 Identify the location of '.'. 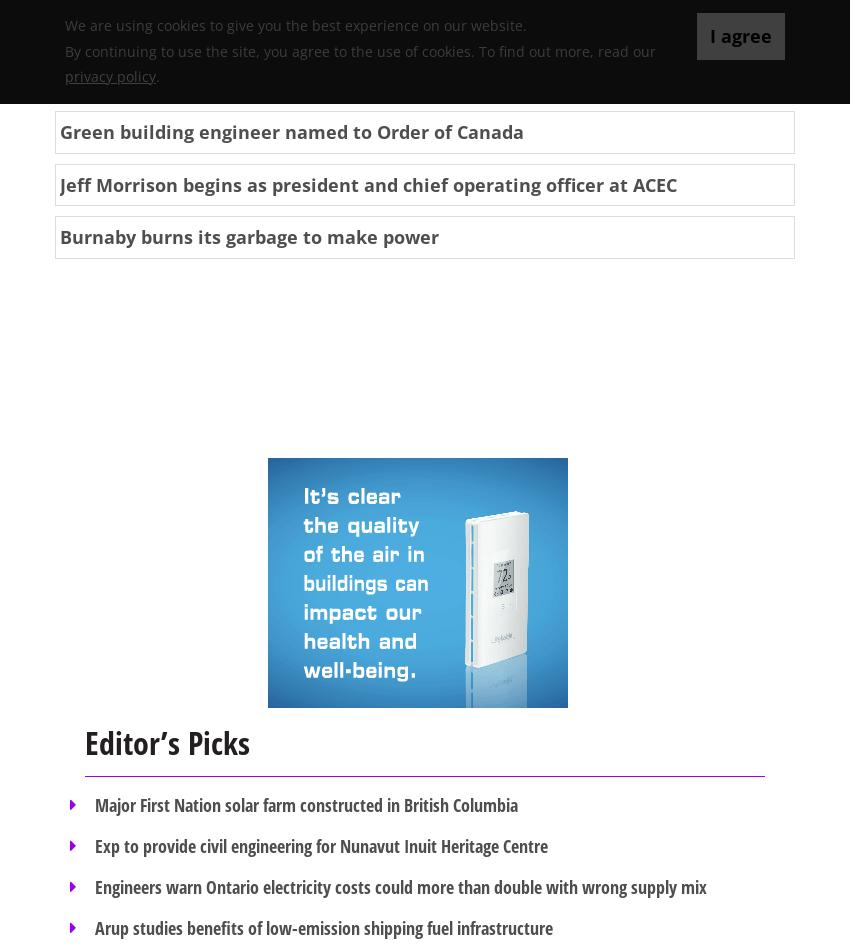
(157, 75).